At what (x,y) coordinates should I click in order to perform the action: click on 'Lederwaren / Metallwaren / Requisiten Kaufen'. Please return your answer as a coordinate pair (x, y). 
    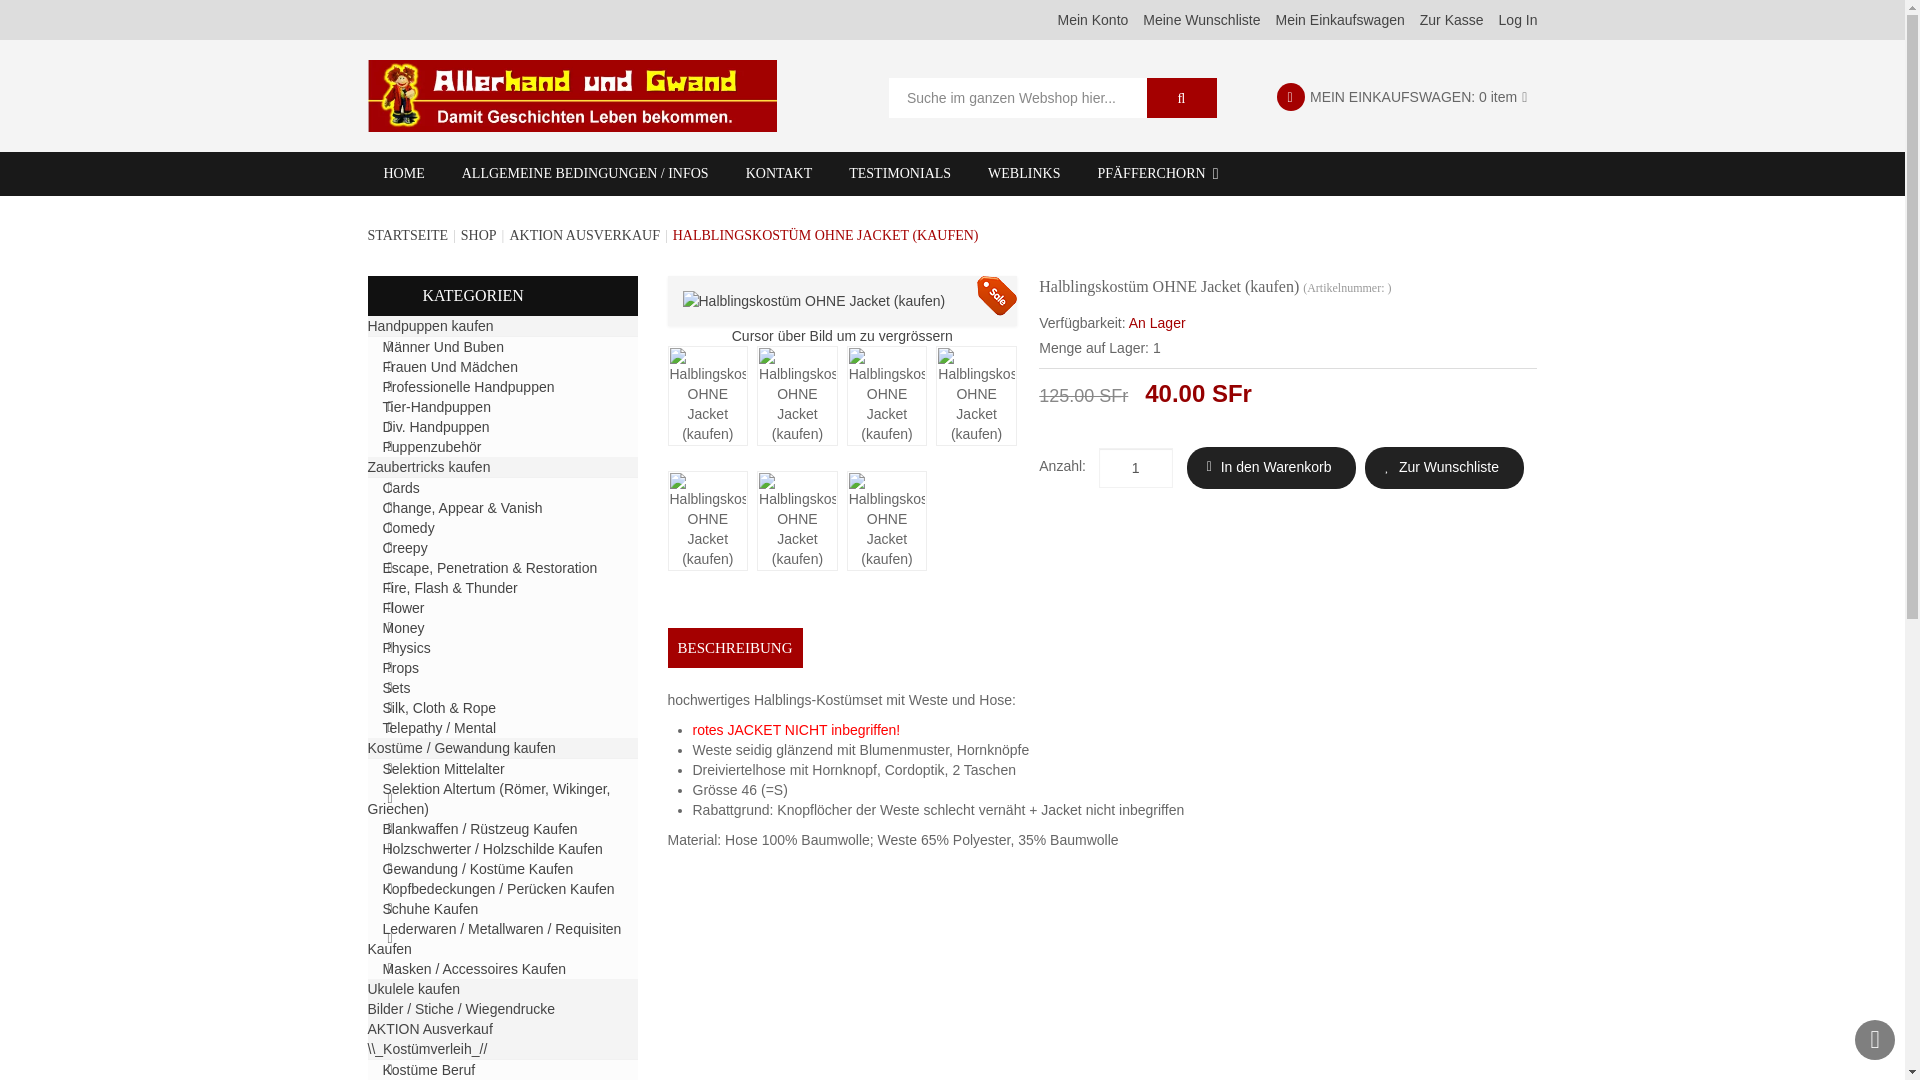
    Looking at the image, I should click on (494, 938).